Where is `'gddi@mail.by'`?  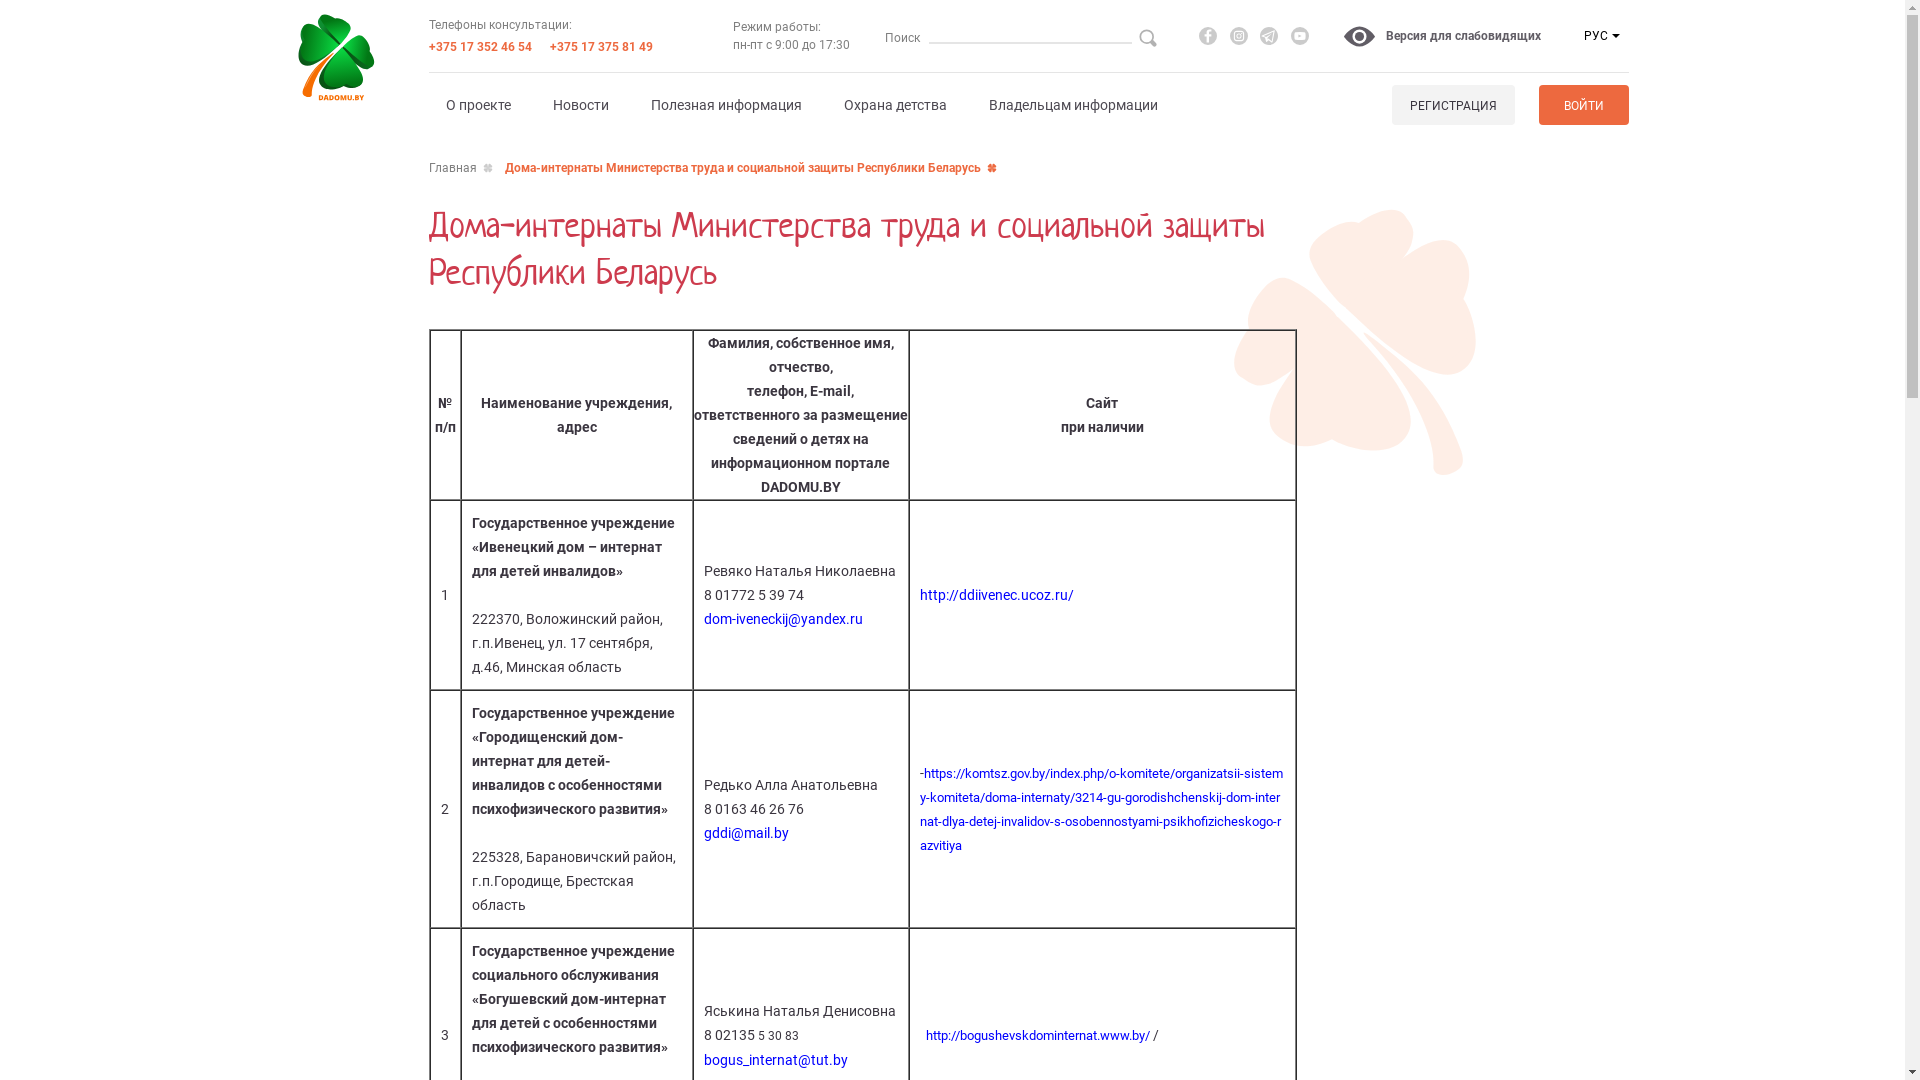
'gddi@mail.by' is located at coordinates (745, 833).